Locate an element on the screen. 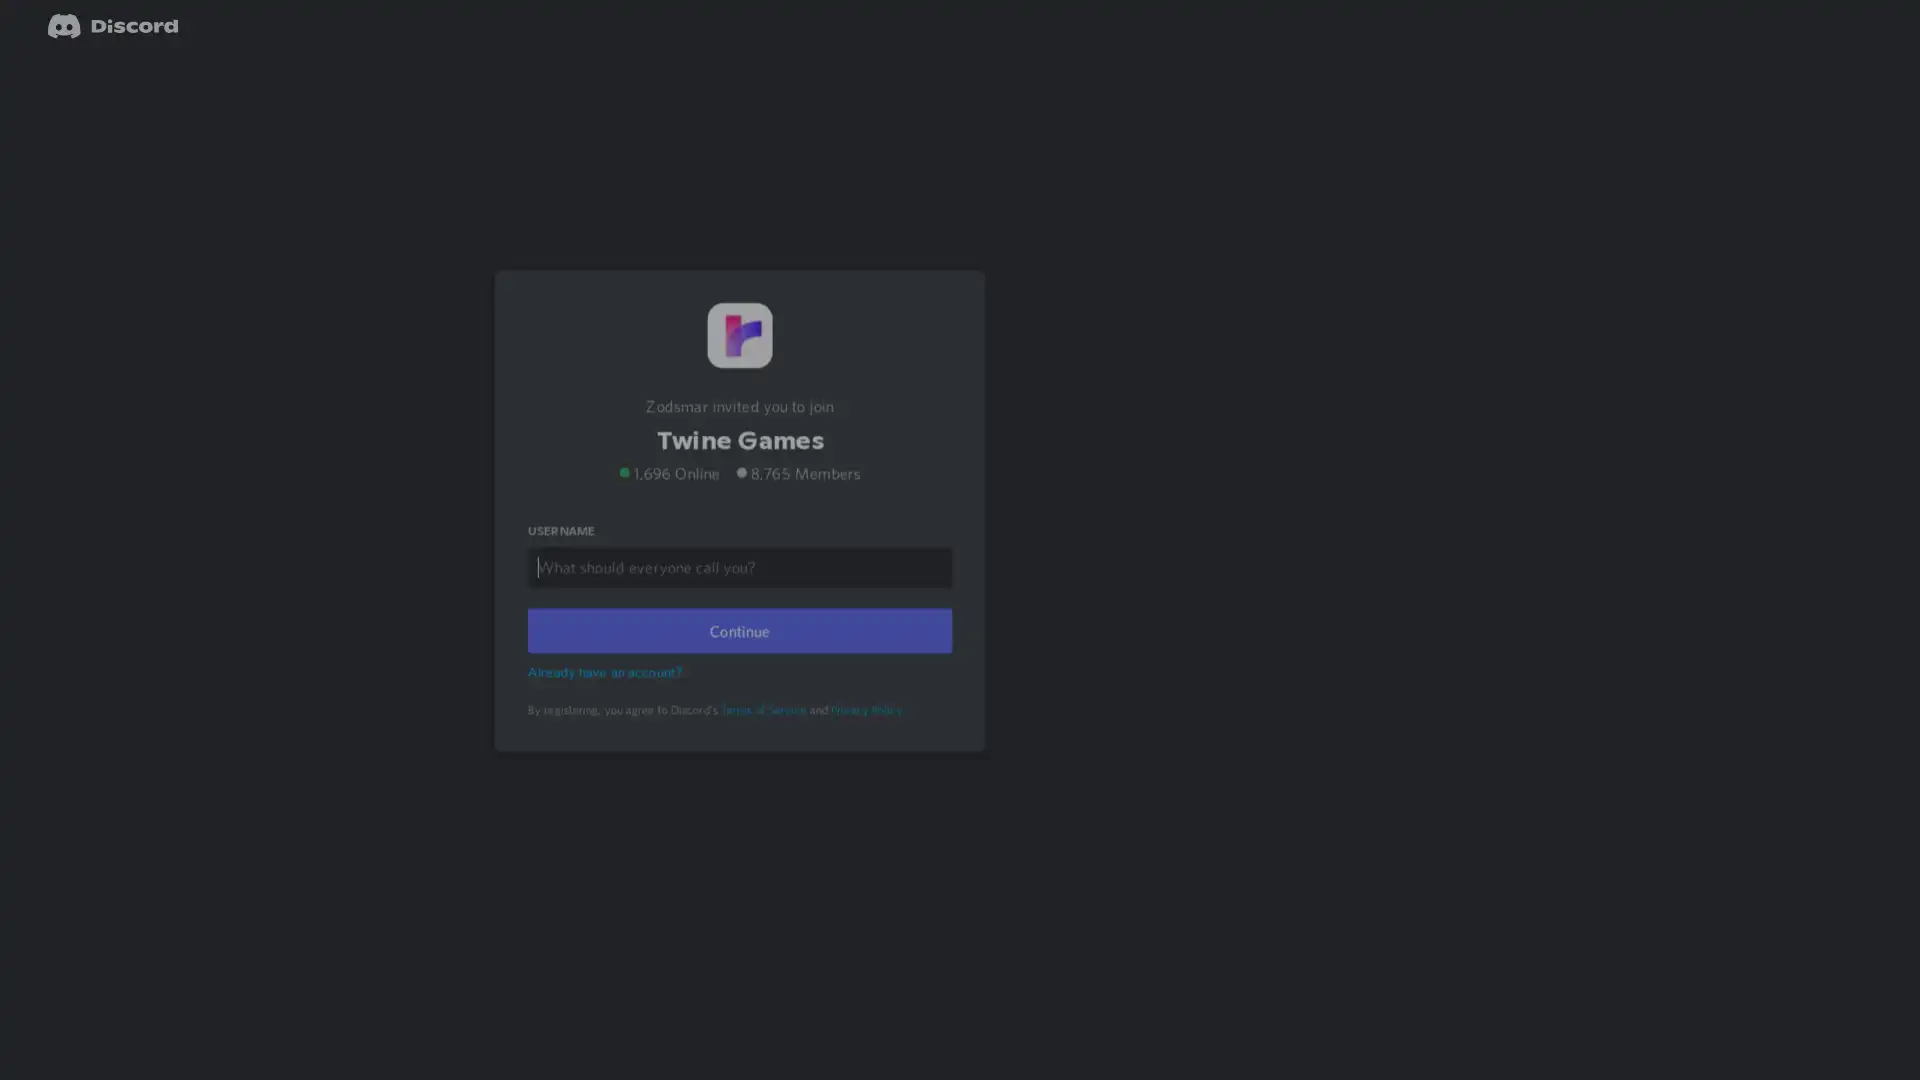 The width and height of the screenshot is (1920, 1080). Continue is located at coordinates (738, 656).